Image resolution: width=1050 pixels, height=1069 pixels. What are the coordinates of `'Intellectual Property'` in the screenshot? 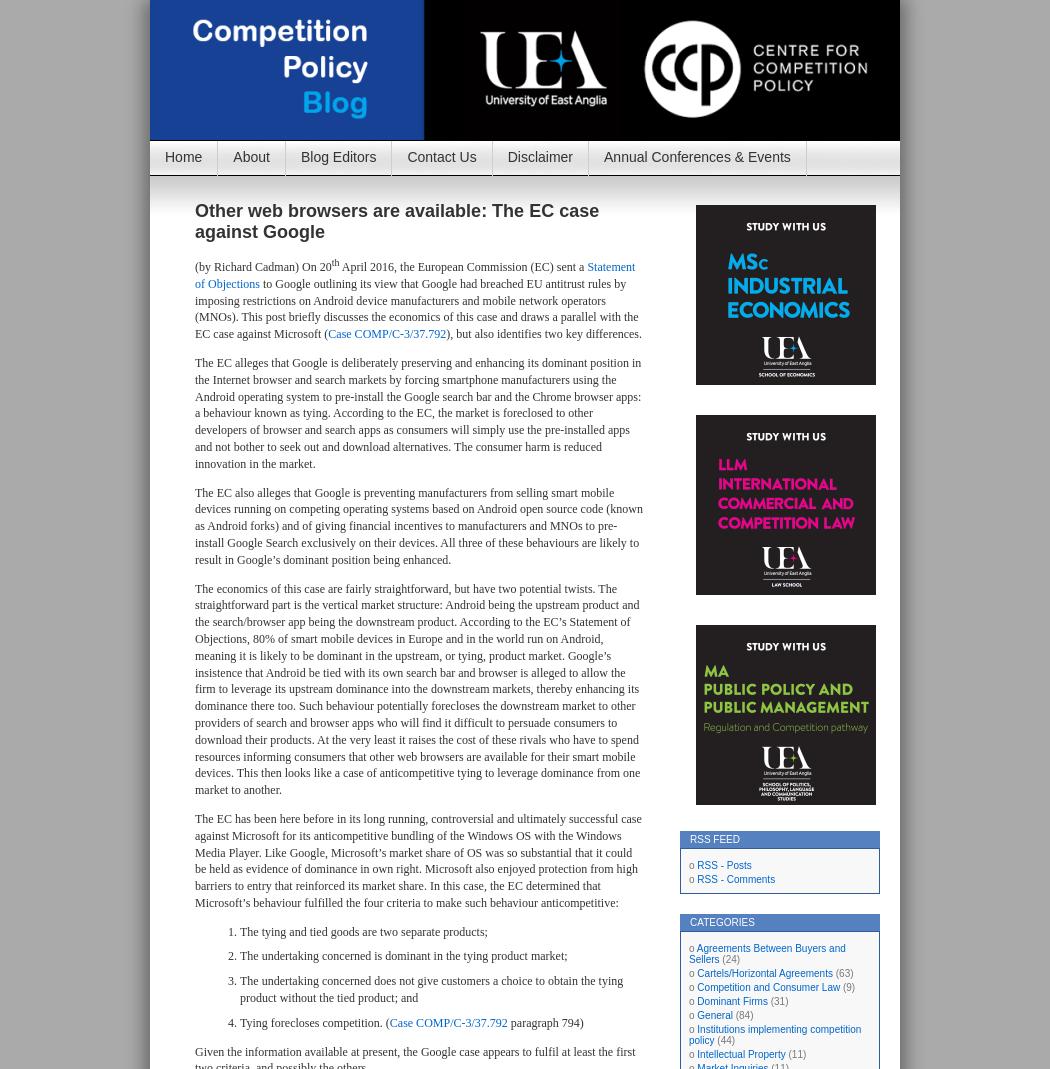 It's located at (739, 1054).